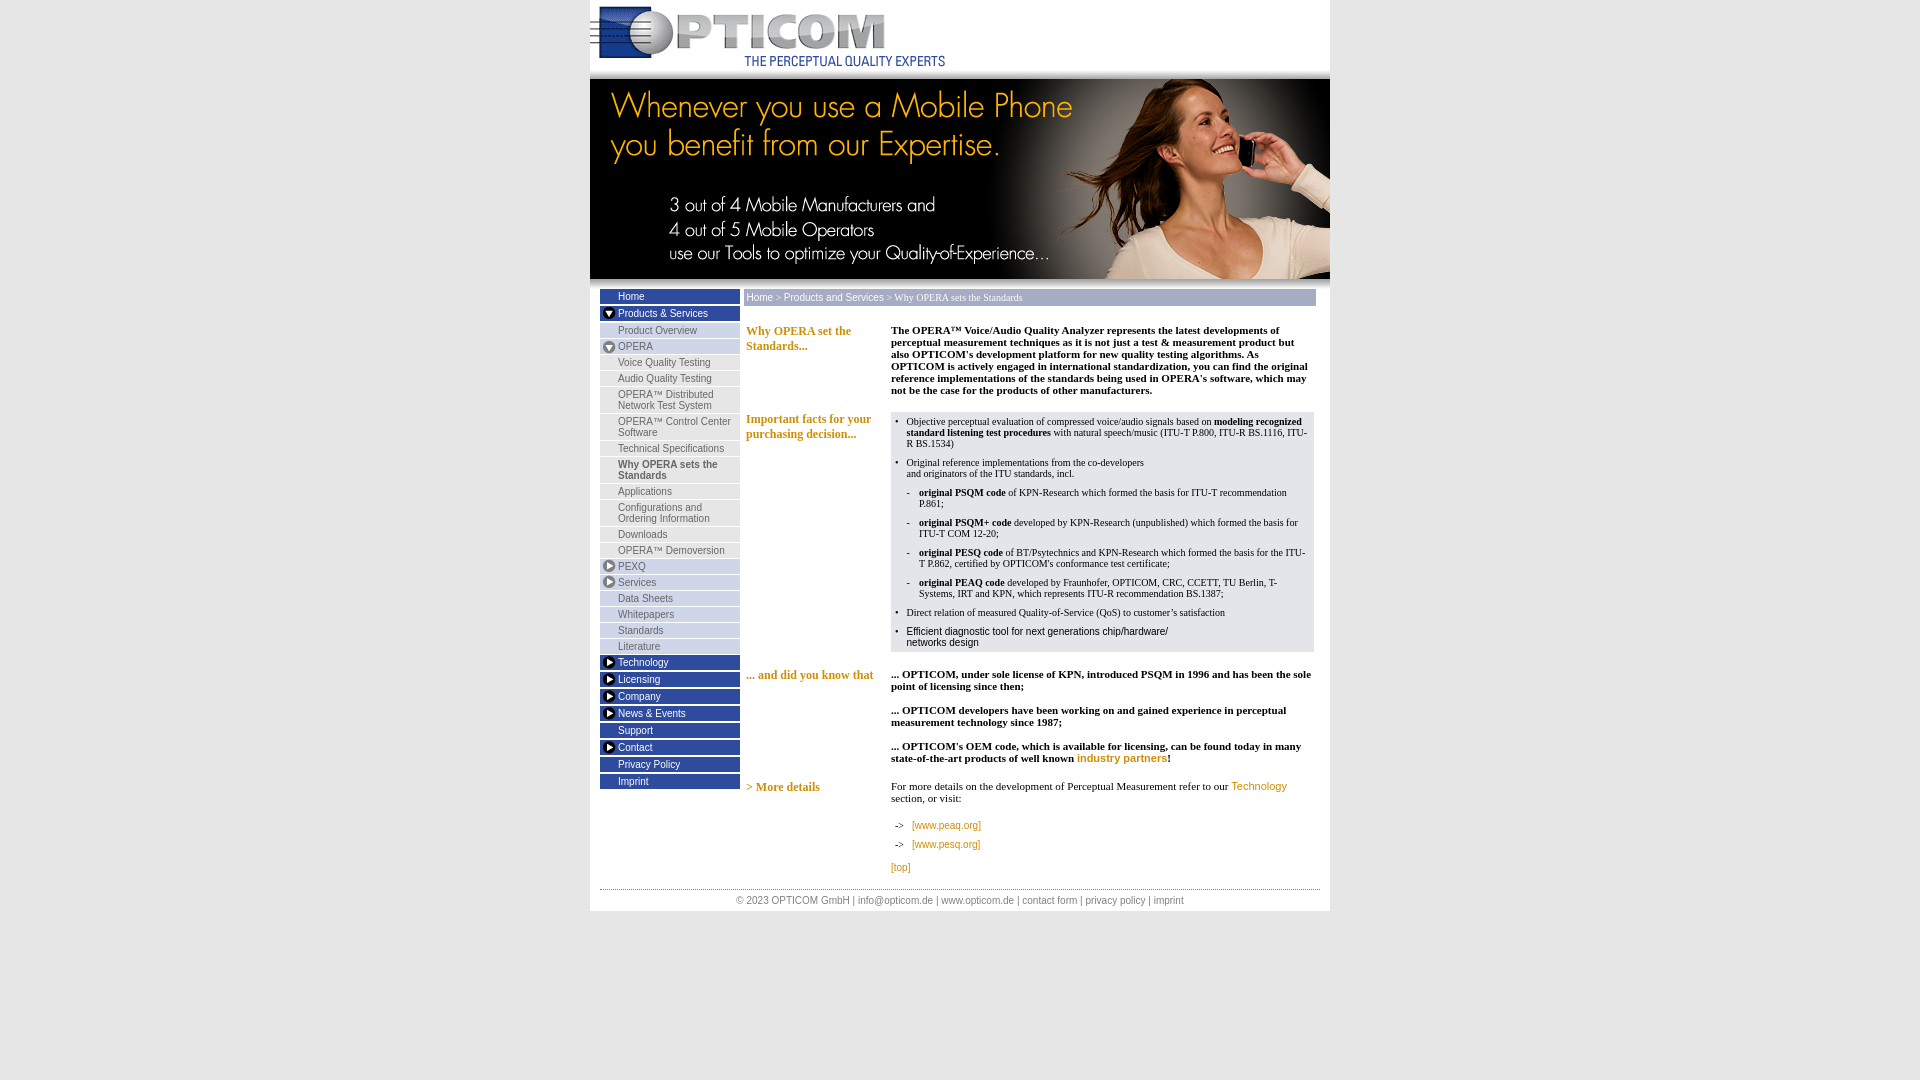  I want to click on 'Configurations and Ordering Information', so click(663, 512).